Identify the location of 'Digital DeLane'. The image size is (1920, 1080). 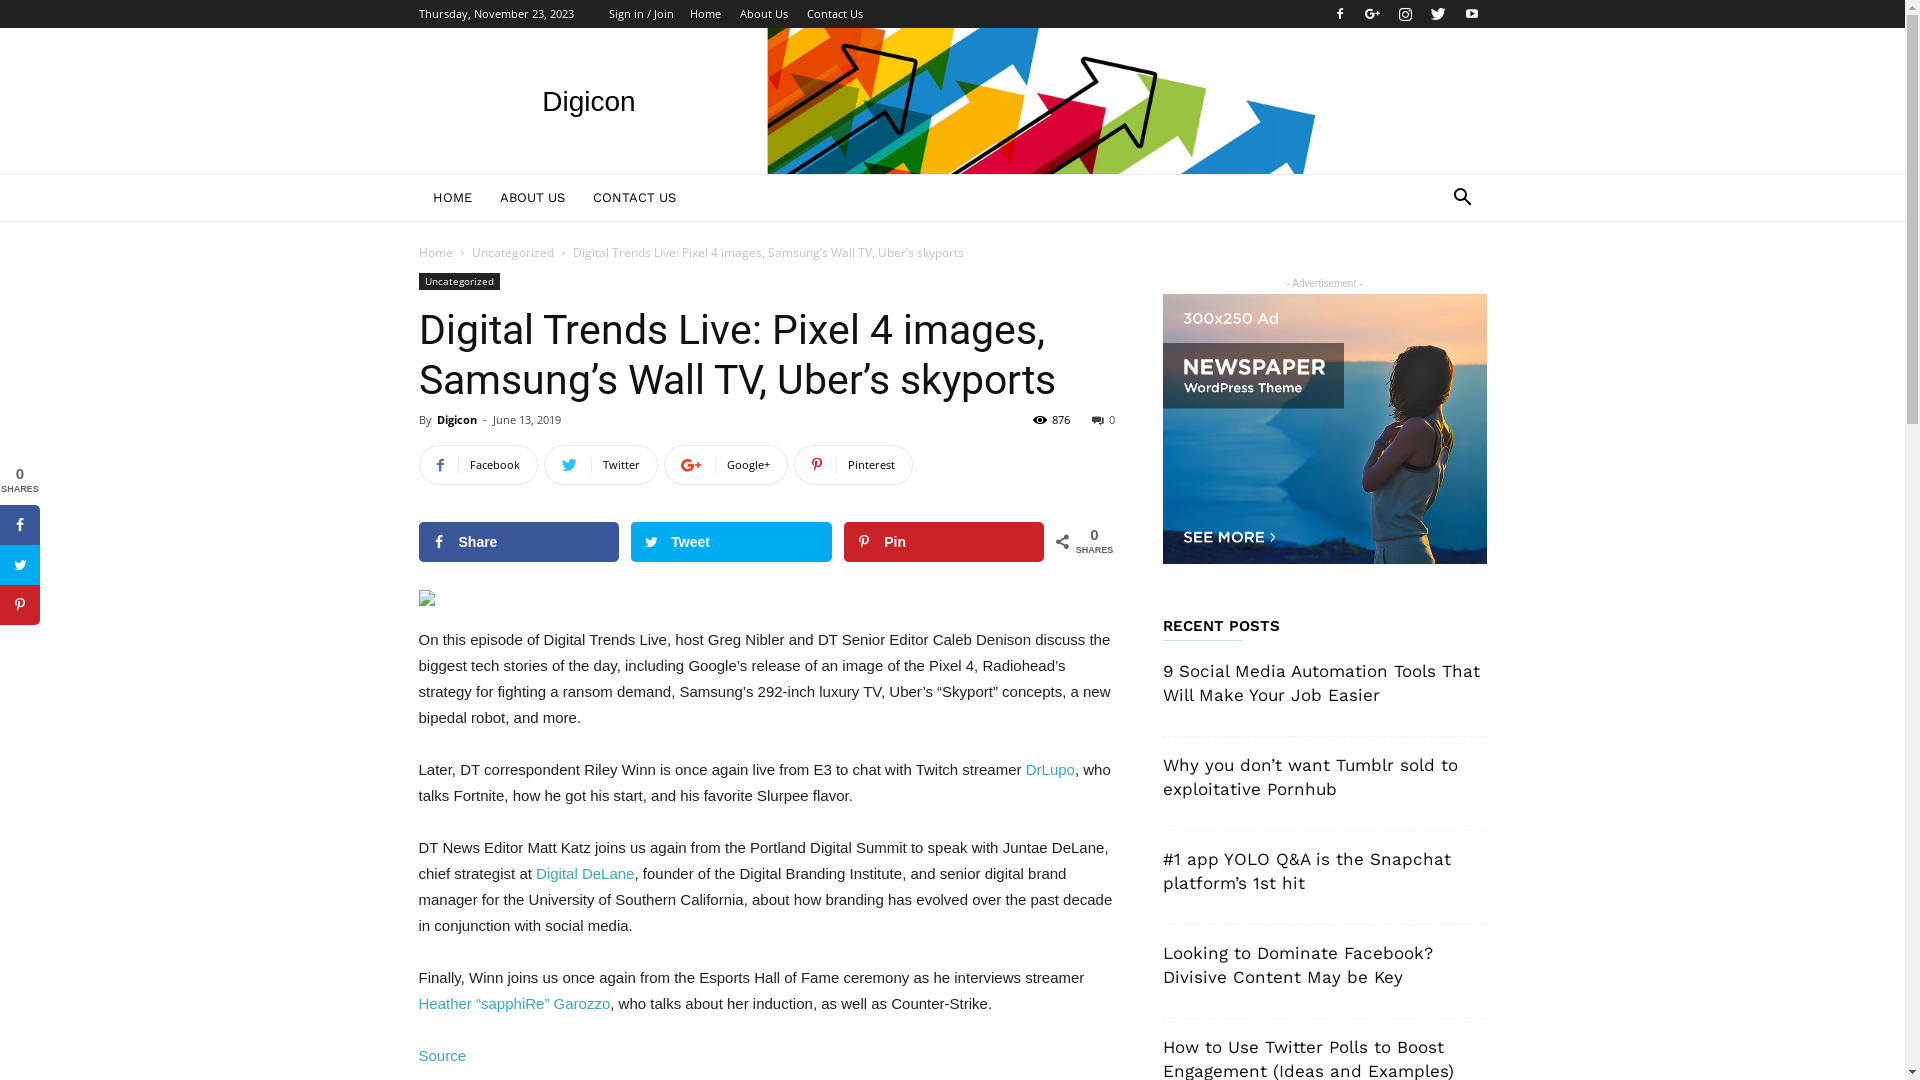
(584, 872).